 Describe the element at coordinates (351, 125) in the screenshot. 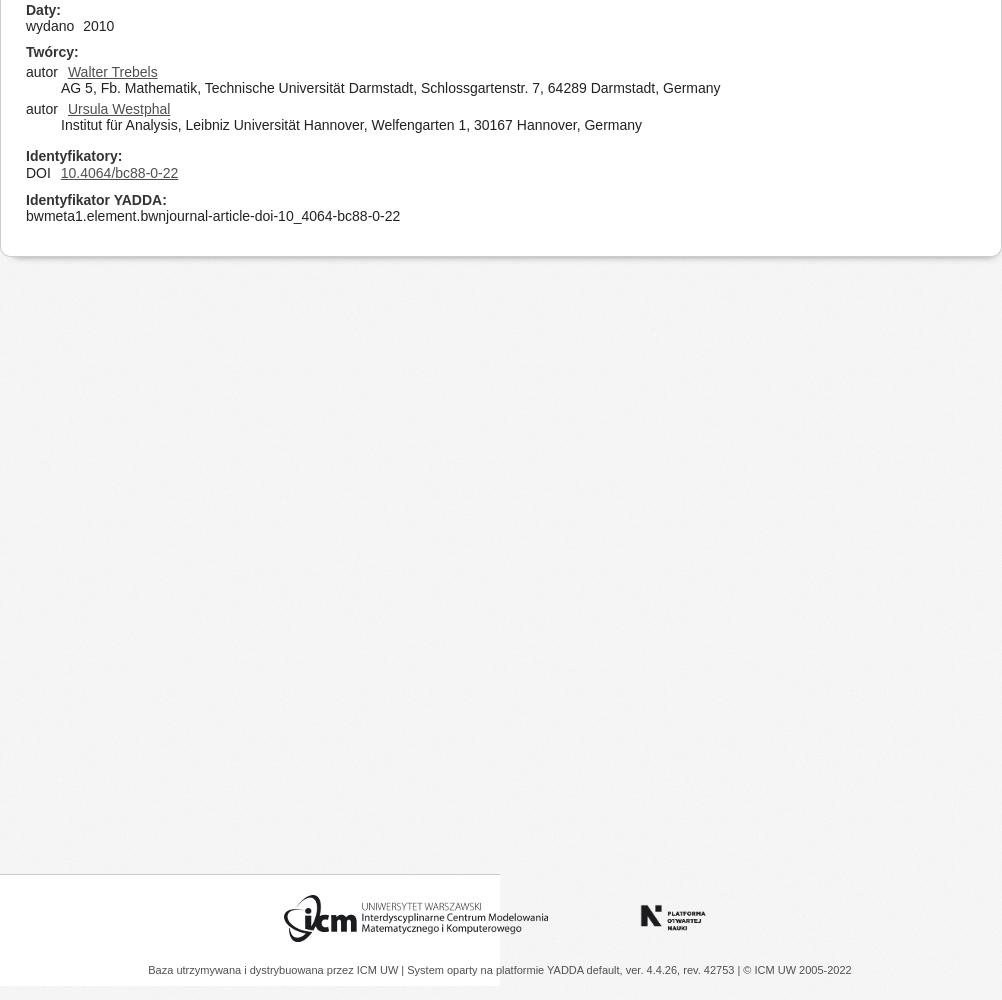

I see `'Institut für Analysis, Leibniz Universität Hannover, Welfengarten 1, 30167 Hannover, Germany'` at that location.